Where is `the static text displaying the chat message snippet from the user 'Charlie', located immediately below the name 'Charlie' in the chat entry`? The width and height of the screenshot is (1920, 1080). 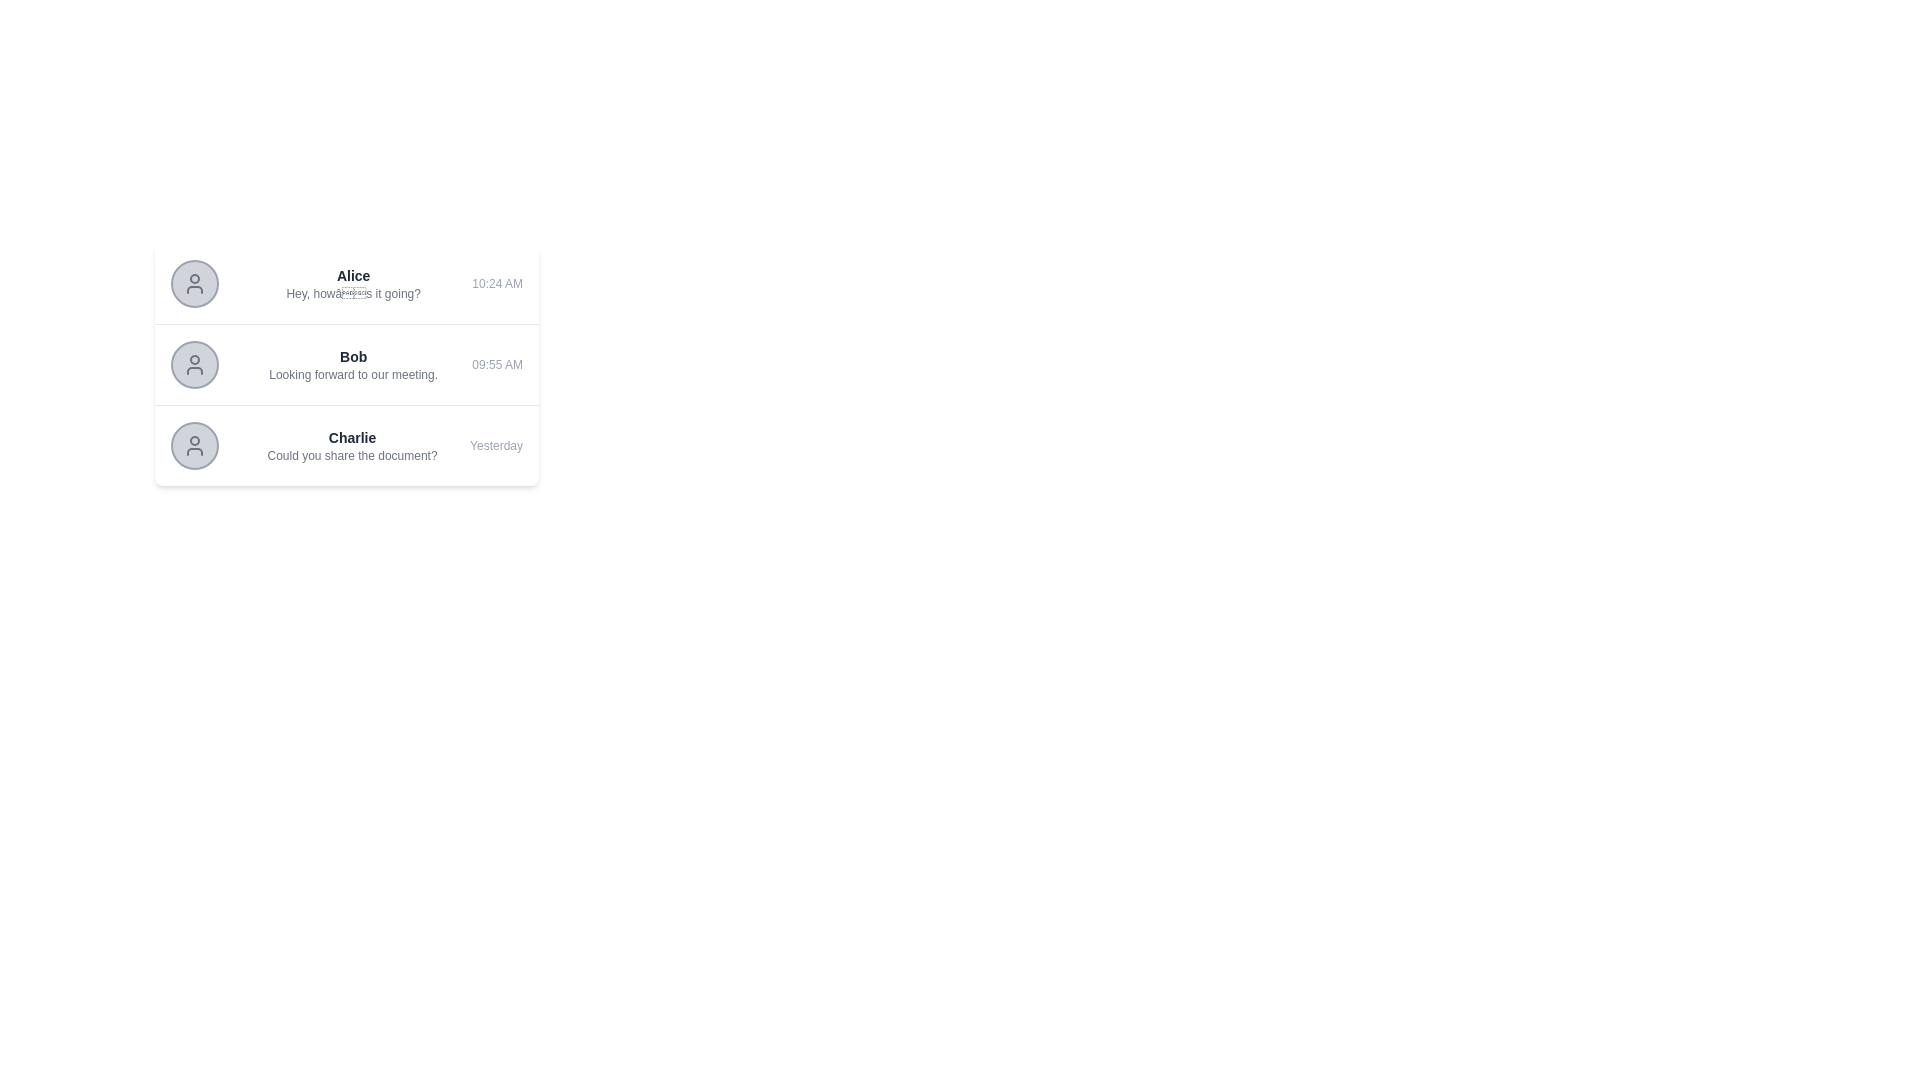
the static text displaying the chat message snippet from the user 'Charlie', located immediately below the name 'Charlie' in the chat entry is located at coordinates (352, 455).